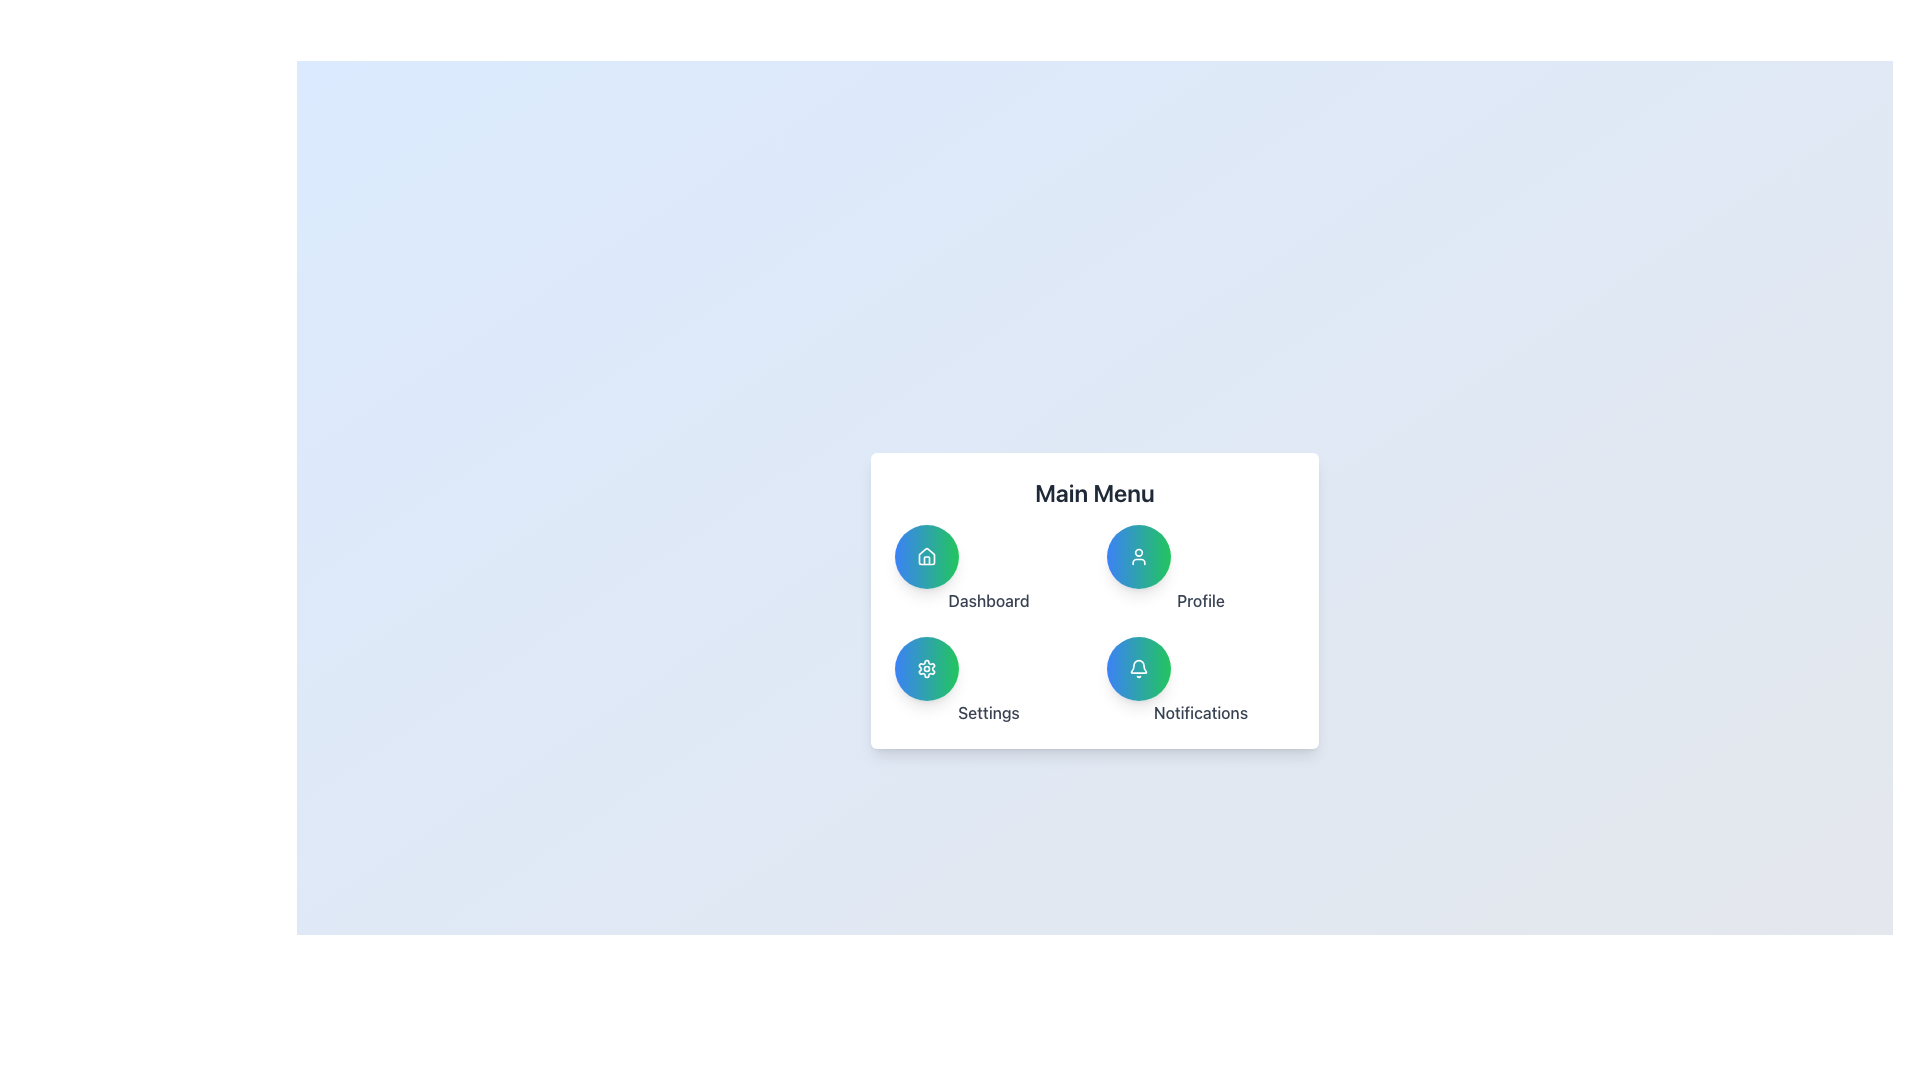 The width and height of the screenshot is (1920, 1080). I want to click on the circular 'Dashboard' button which contains a house-shaped icon, so click(925, 556).